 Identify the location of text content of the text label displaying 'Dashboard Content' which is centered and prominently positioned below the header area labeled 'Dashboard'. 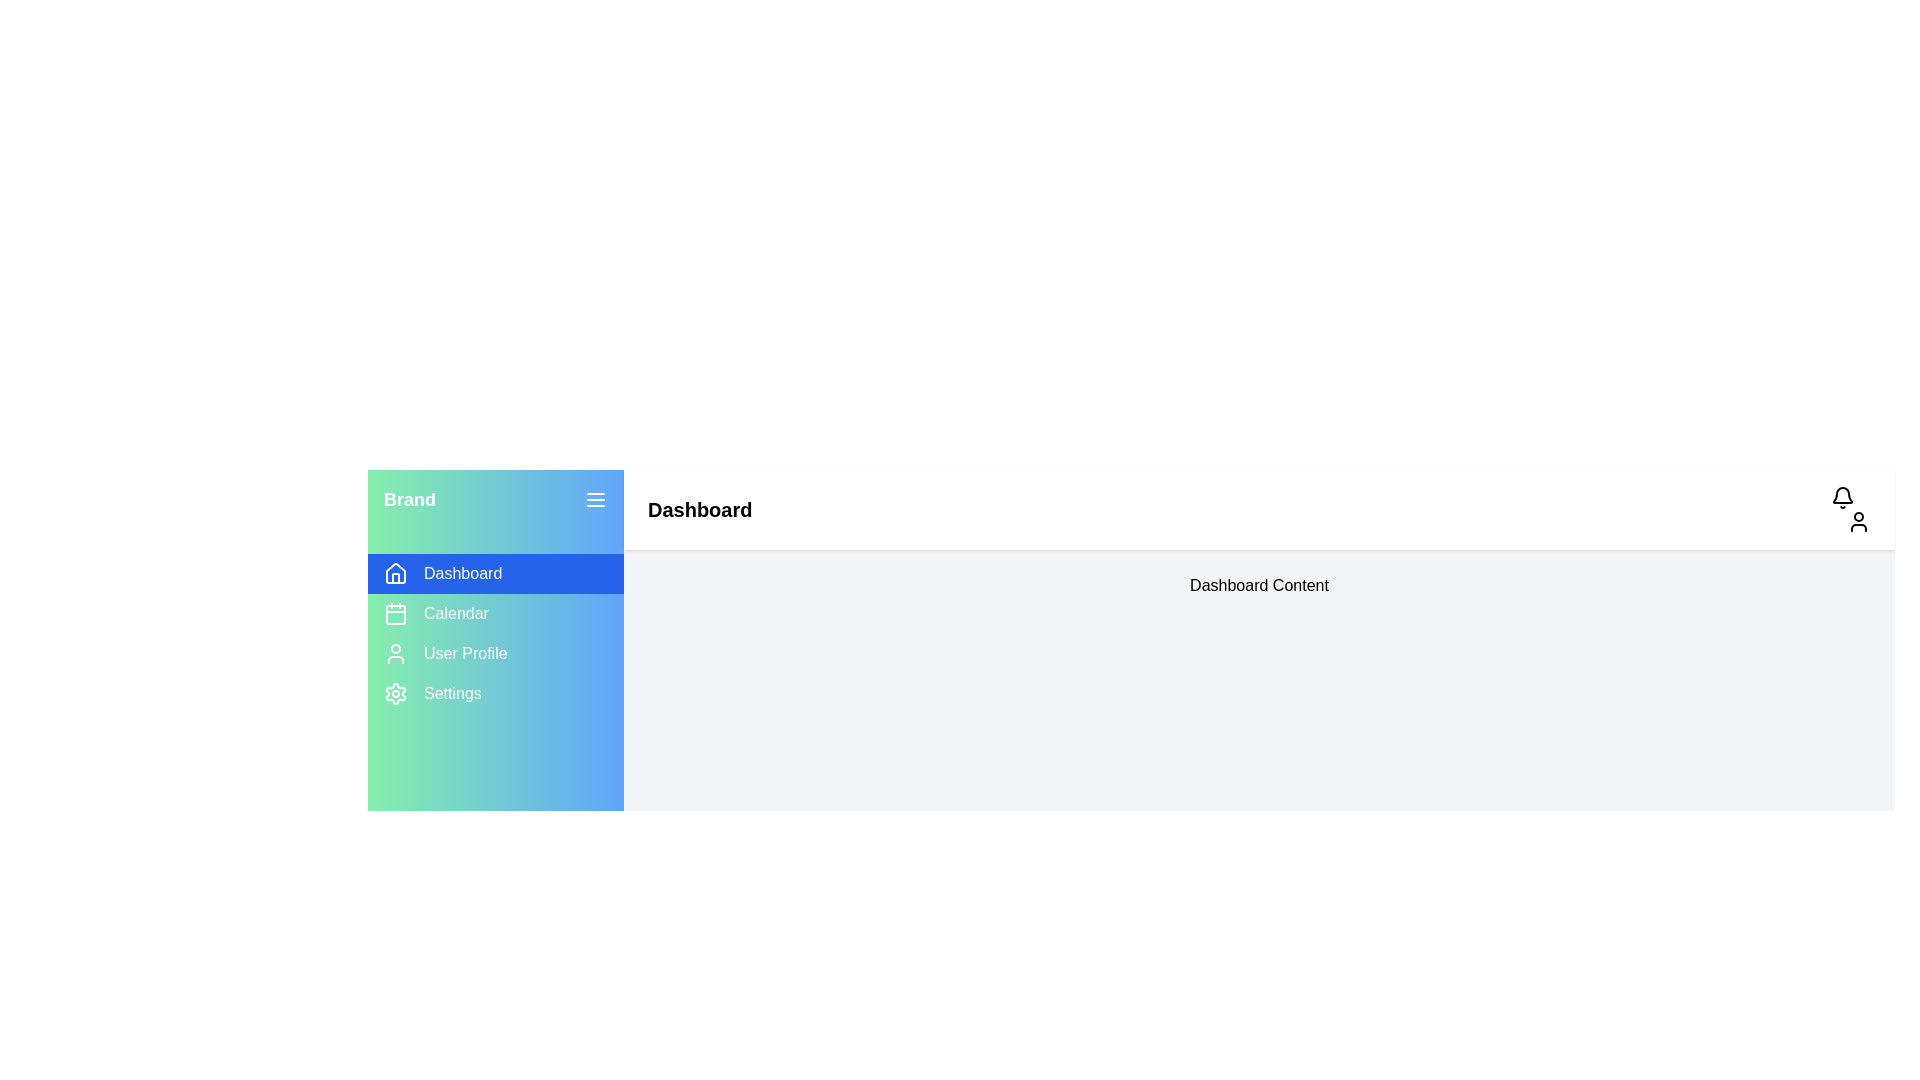
(1258, 585).